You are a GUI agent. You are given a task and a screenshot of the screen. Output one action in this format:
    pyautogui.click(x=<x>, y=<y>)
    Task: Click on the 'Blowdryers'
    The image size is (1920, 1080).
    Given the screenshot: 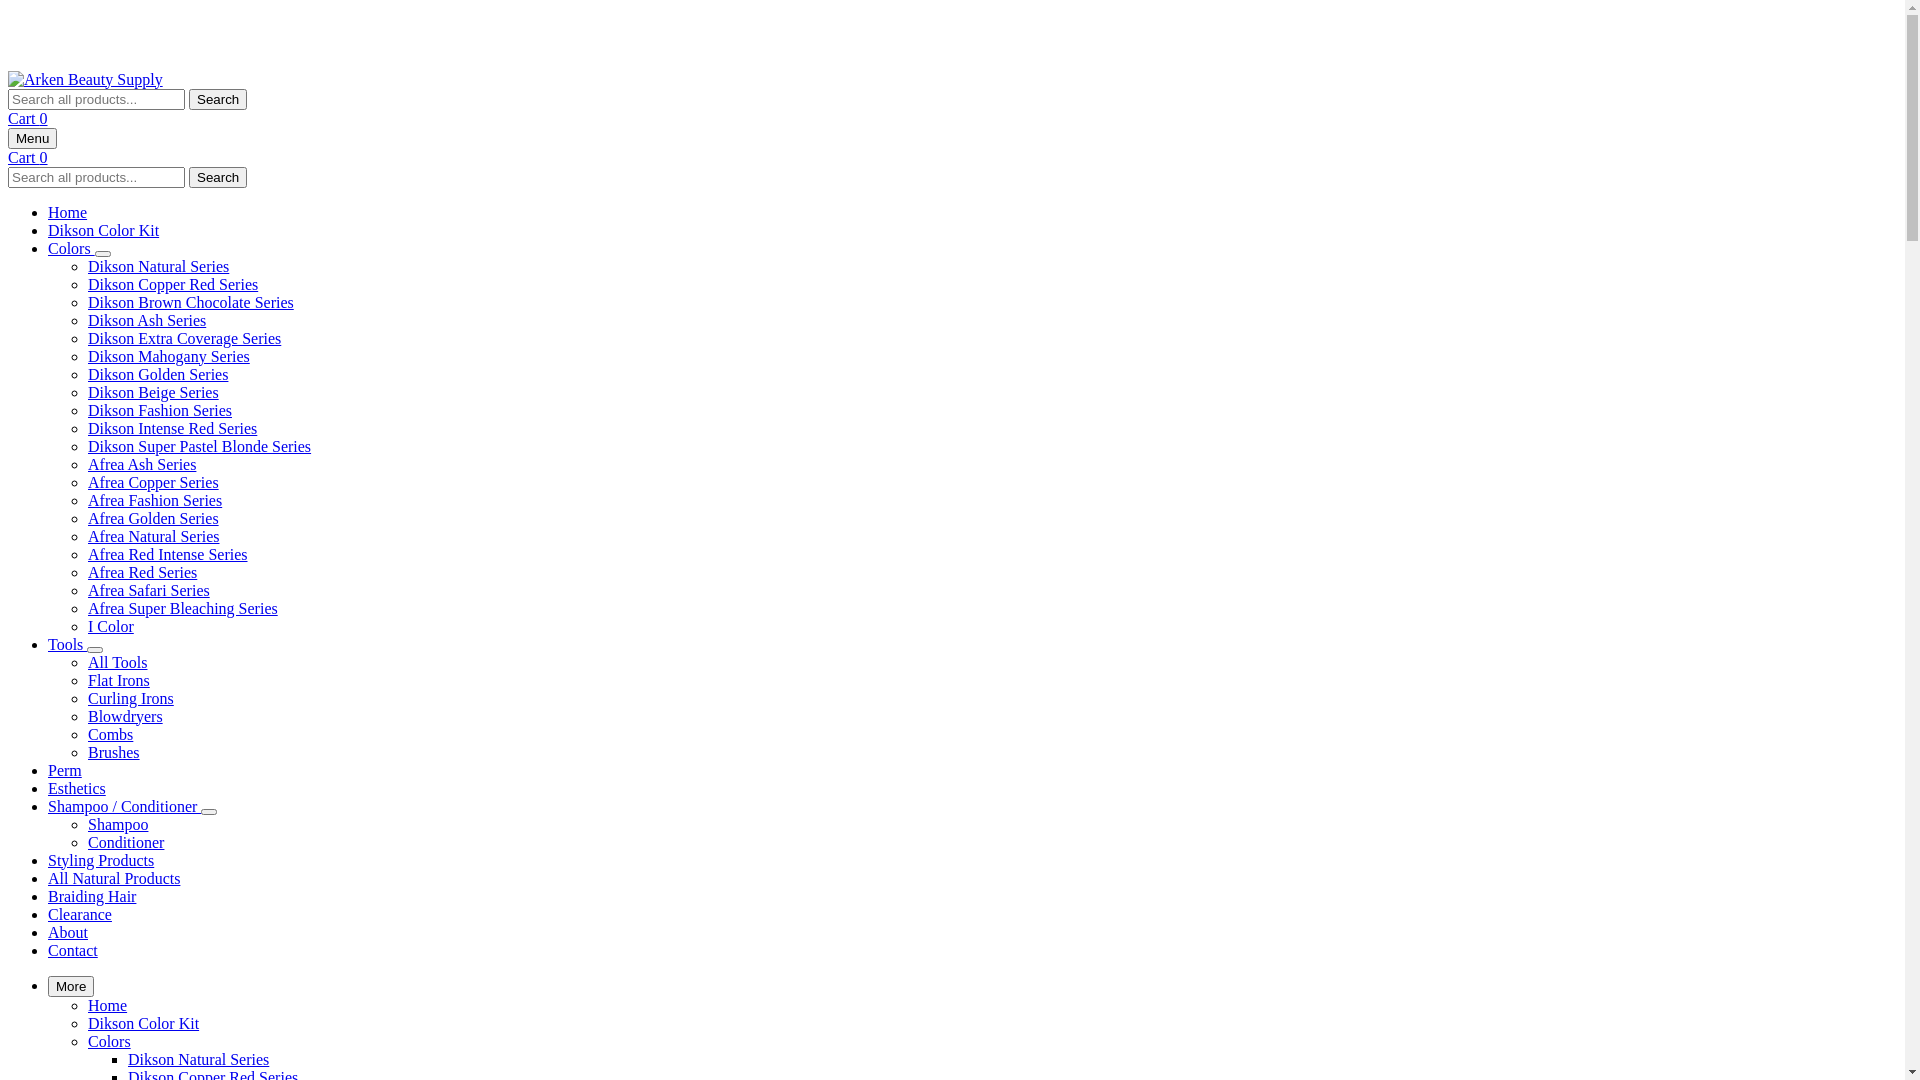 What is the action you would take?
    pyautogui.click(x=124, y=715)
    